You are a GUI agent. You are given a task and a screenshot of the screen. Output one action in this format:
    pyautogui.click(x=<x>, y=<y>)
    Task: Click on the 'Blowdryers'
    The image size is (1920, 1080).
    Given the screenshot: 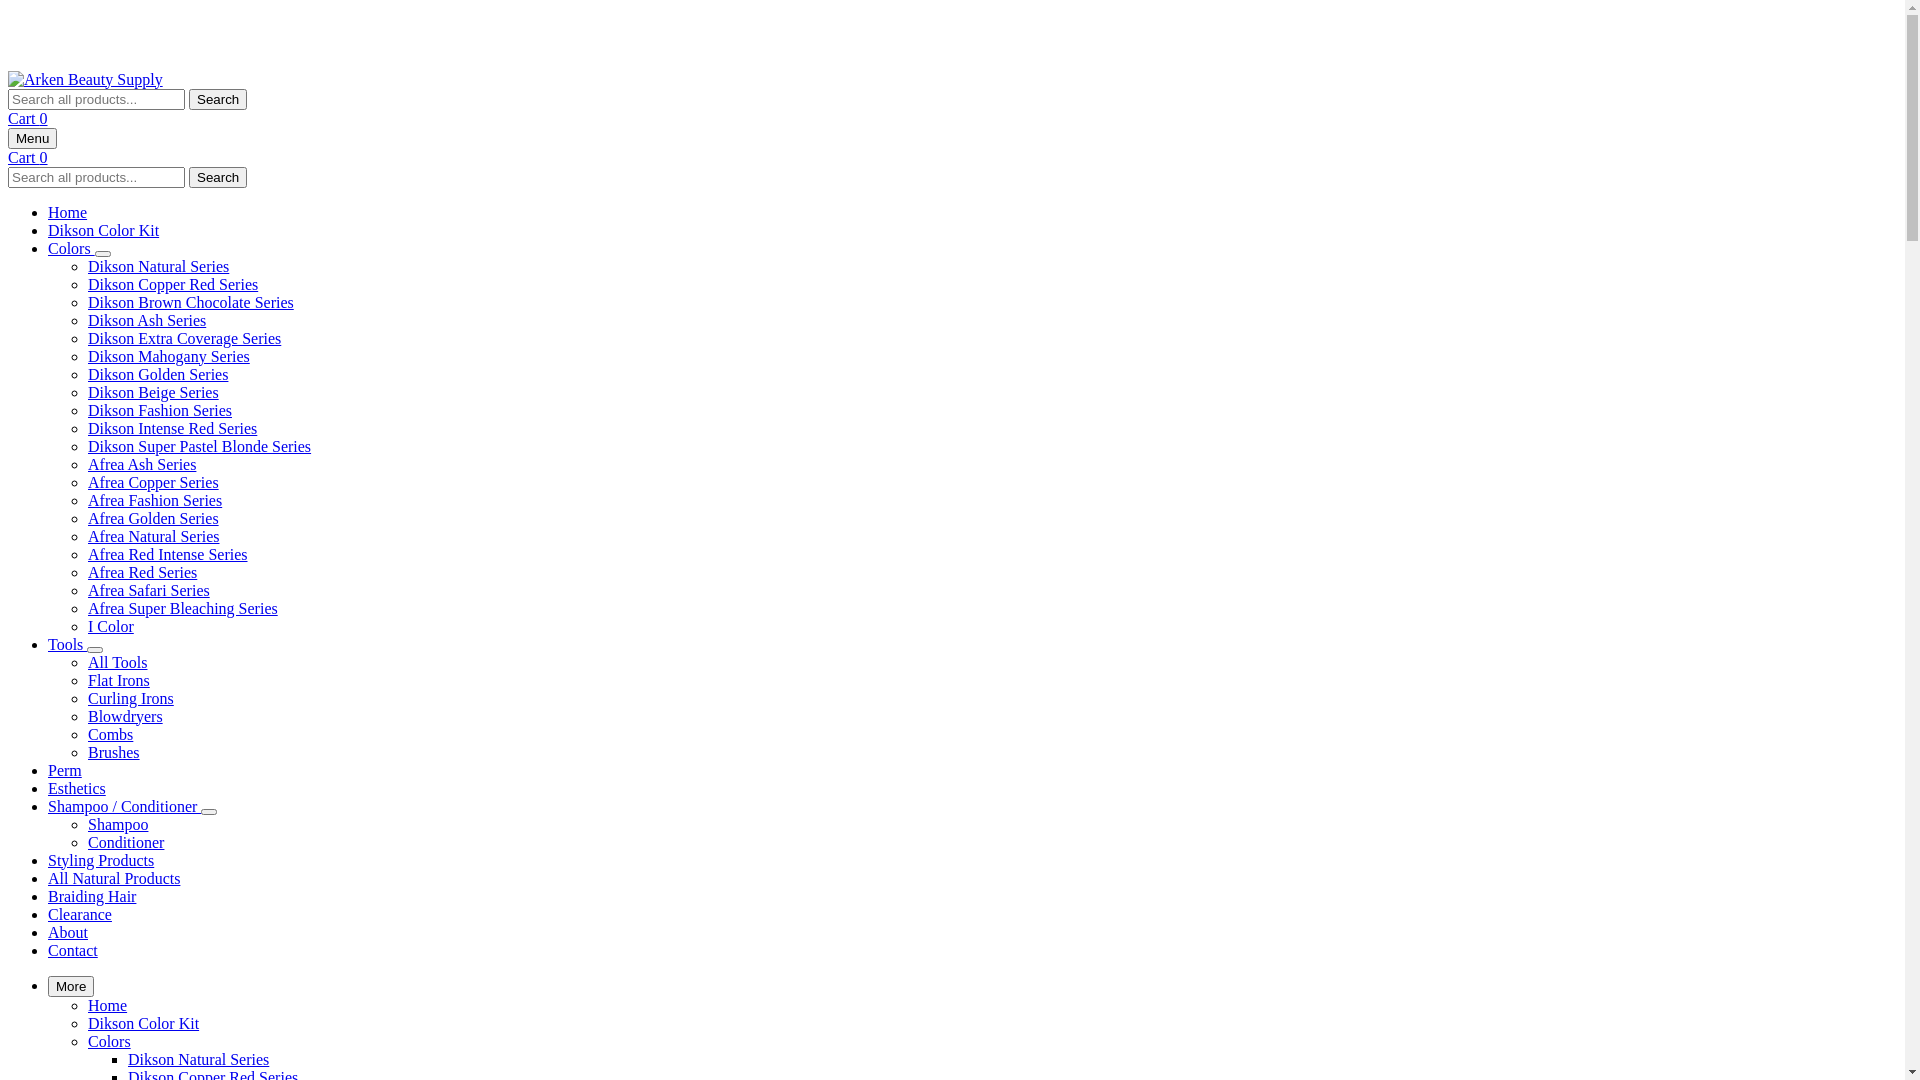 What is the action you would take?
    pyautogui.click(x=124, y=715)
    